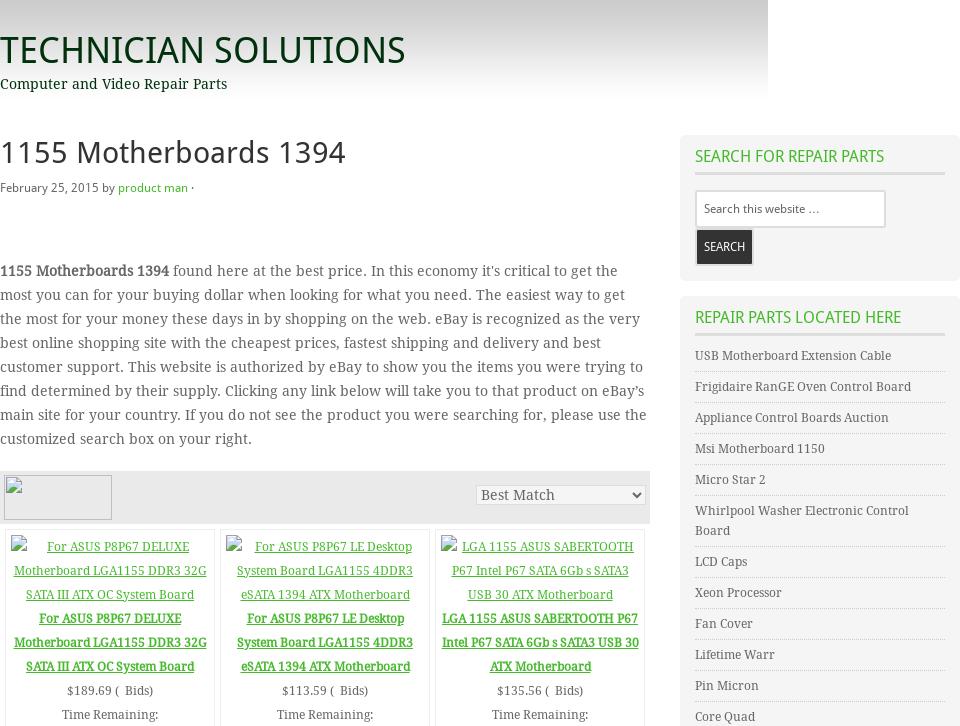  What do you see at coordinates (152, 187) in the screenshot?
I see `'product man'` at bounding box center [152, 187].